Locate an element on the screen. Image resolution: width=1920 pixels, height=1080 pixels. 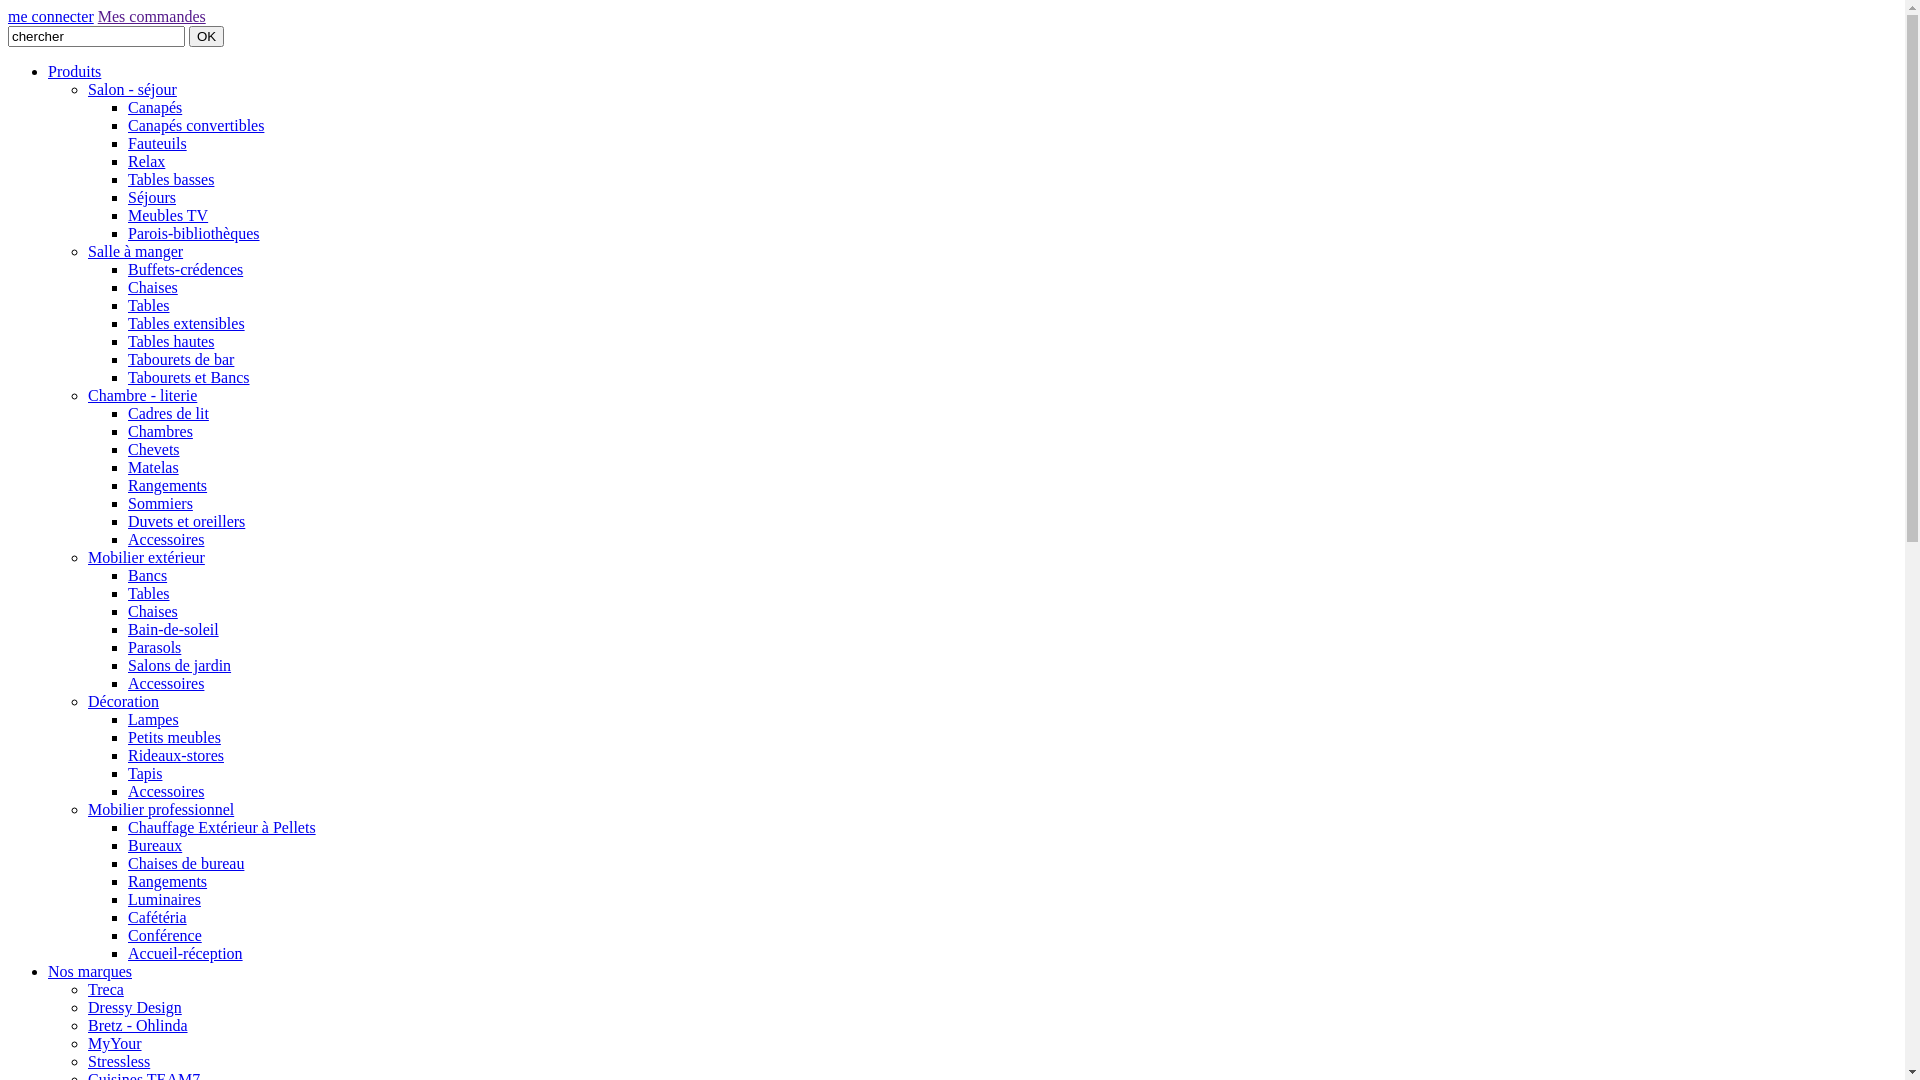
'Relax' is located at coordinates (145, 160).